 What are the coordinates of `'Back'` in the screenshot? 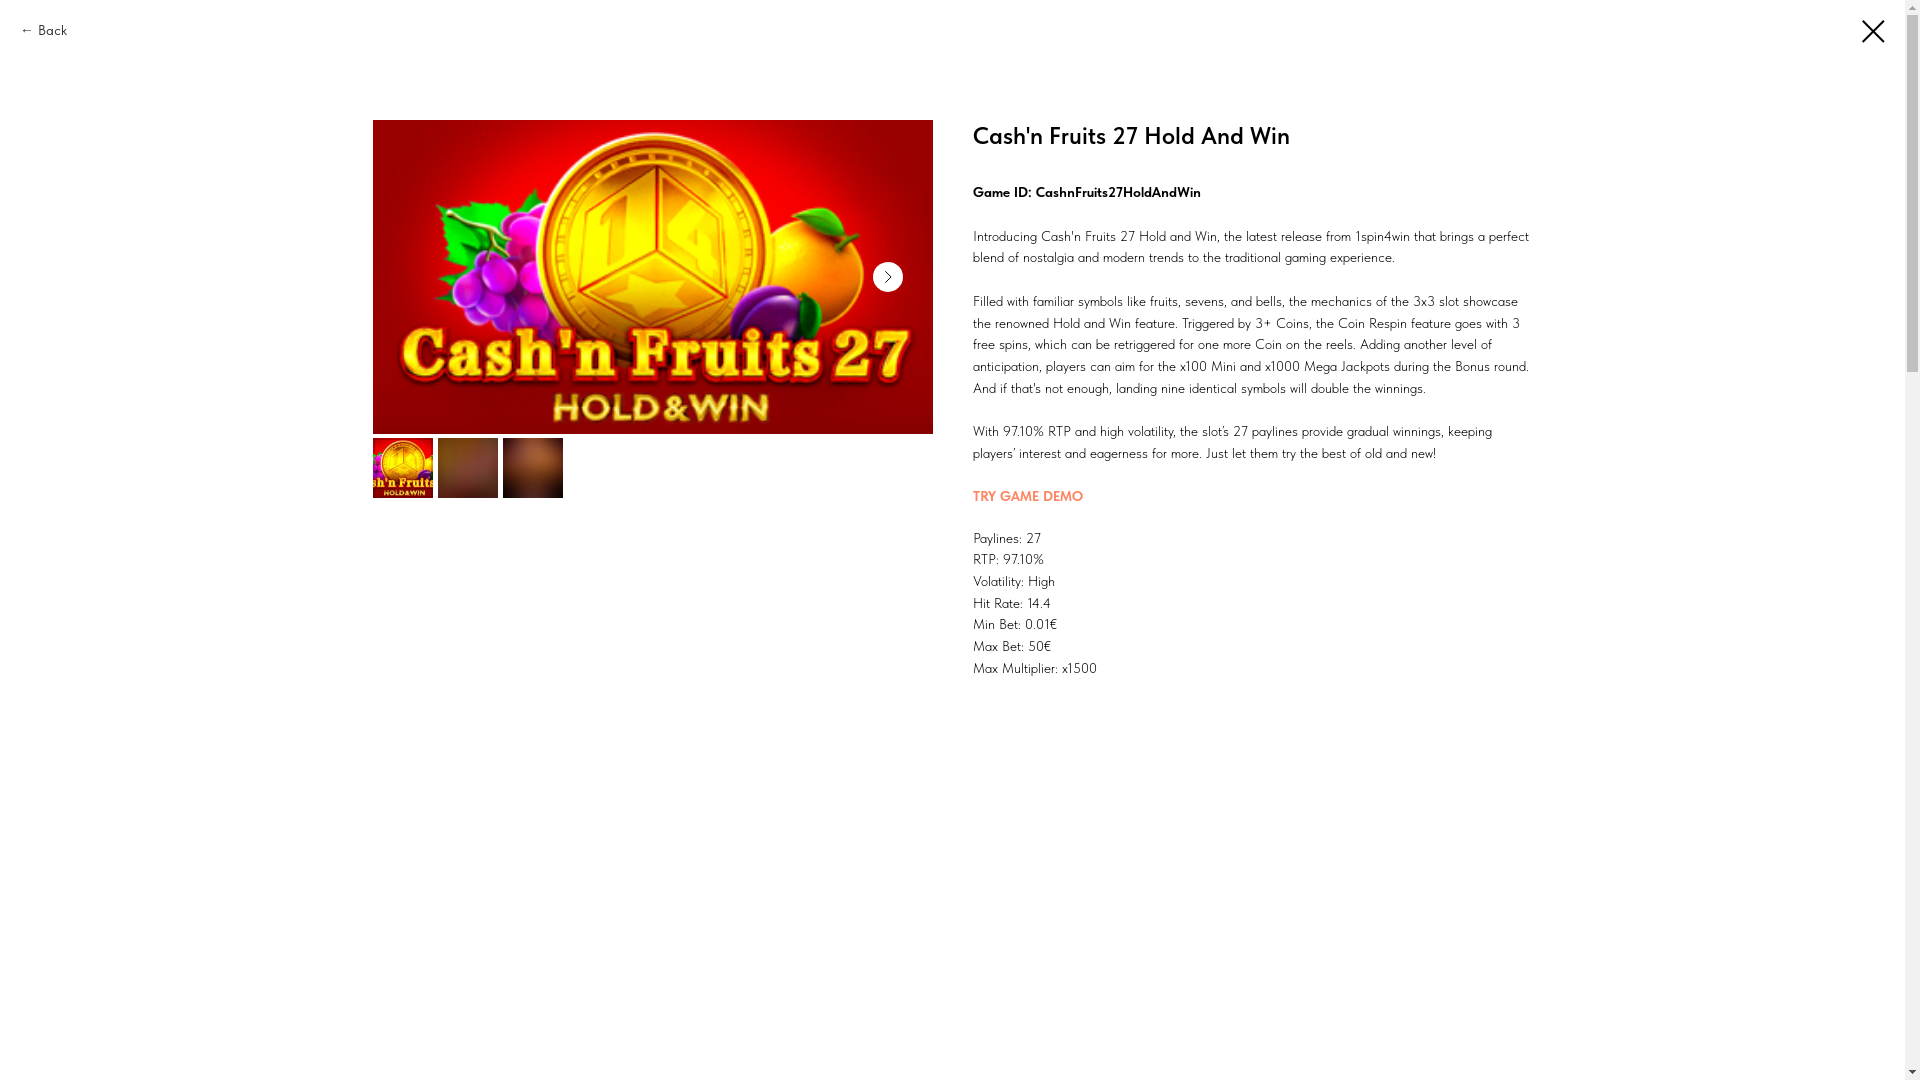 It's located at (43, 30).